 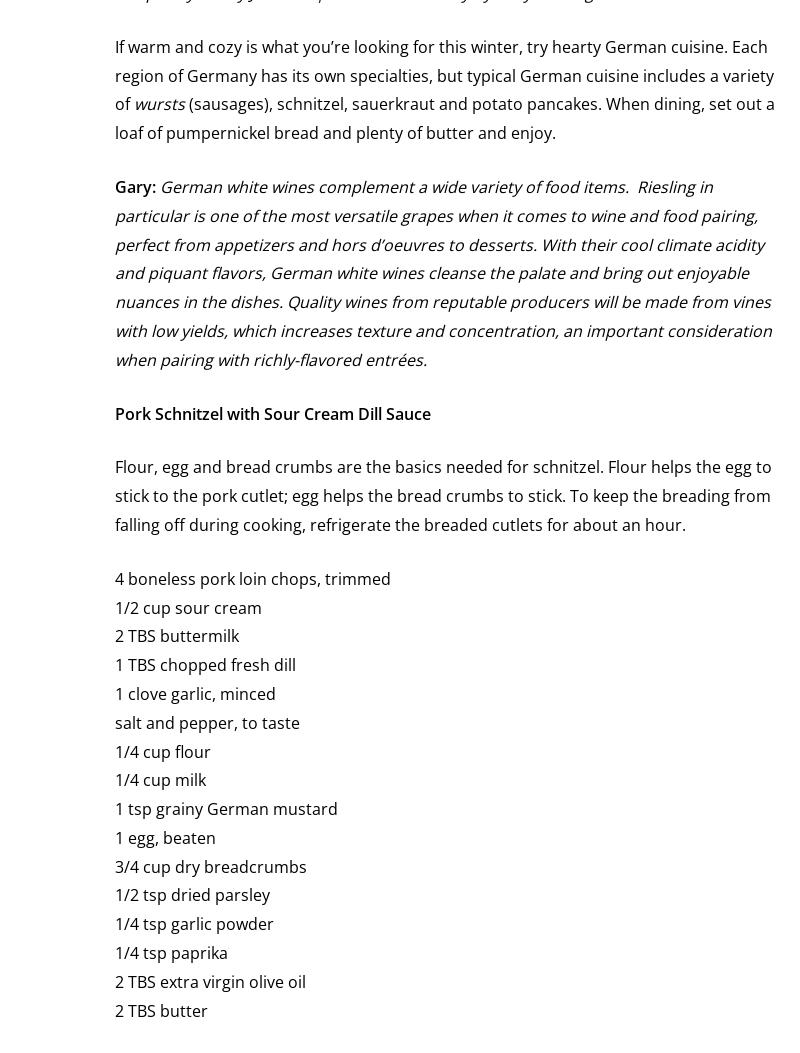 I want to click on 'wursts', so click(x=159, y=104).